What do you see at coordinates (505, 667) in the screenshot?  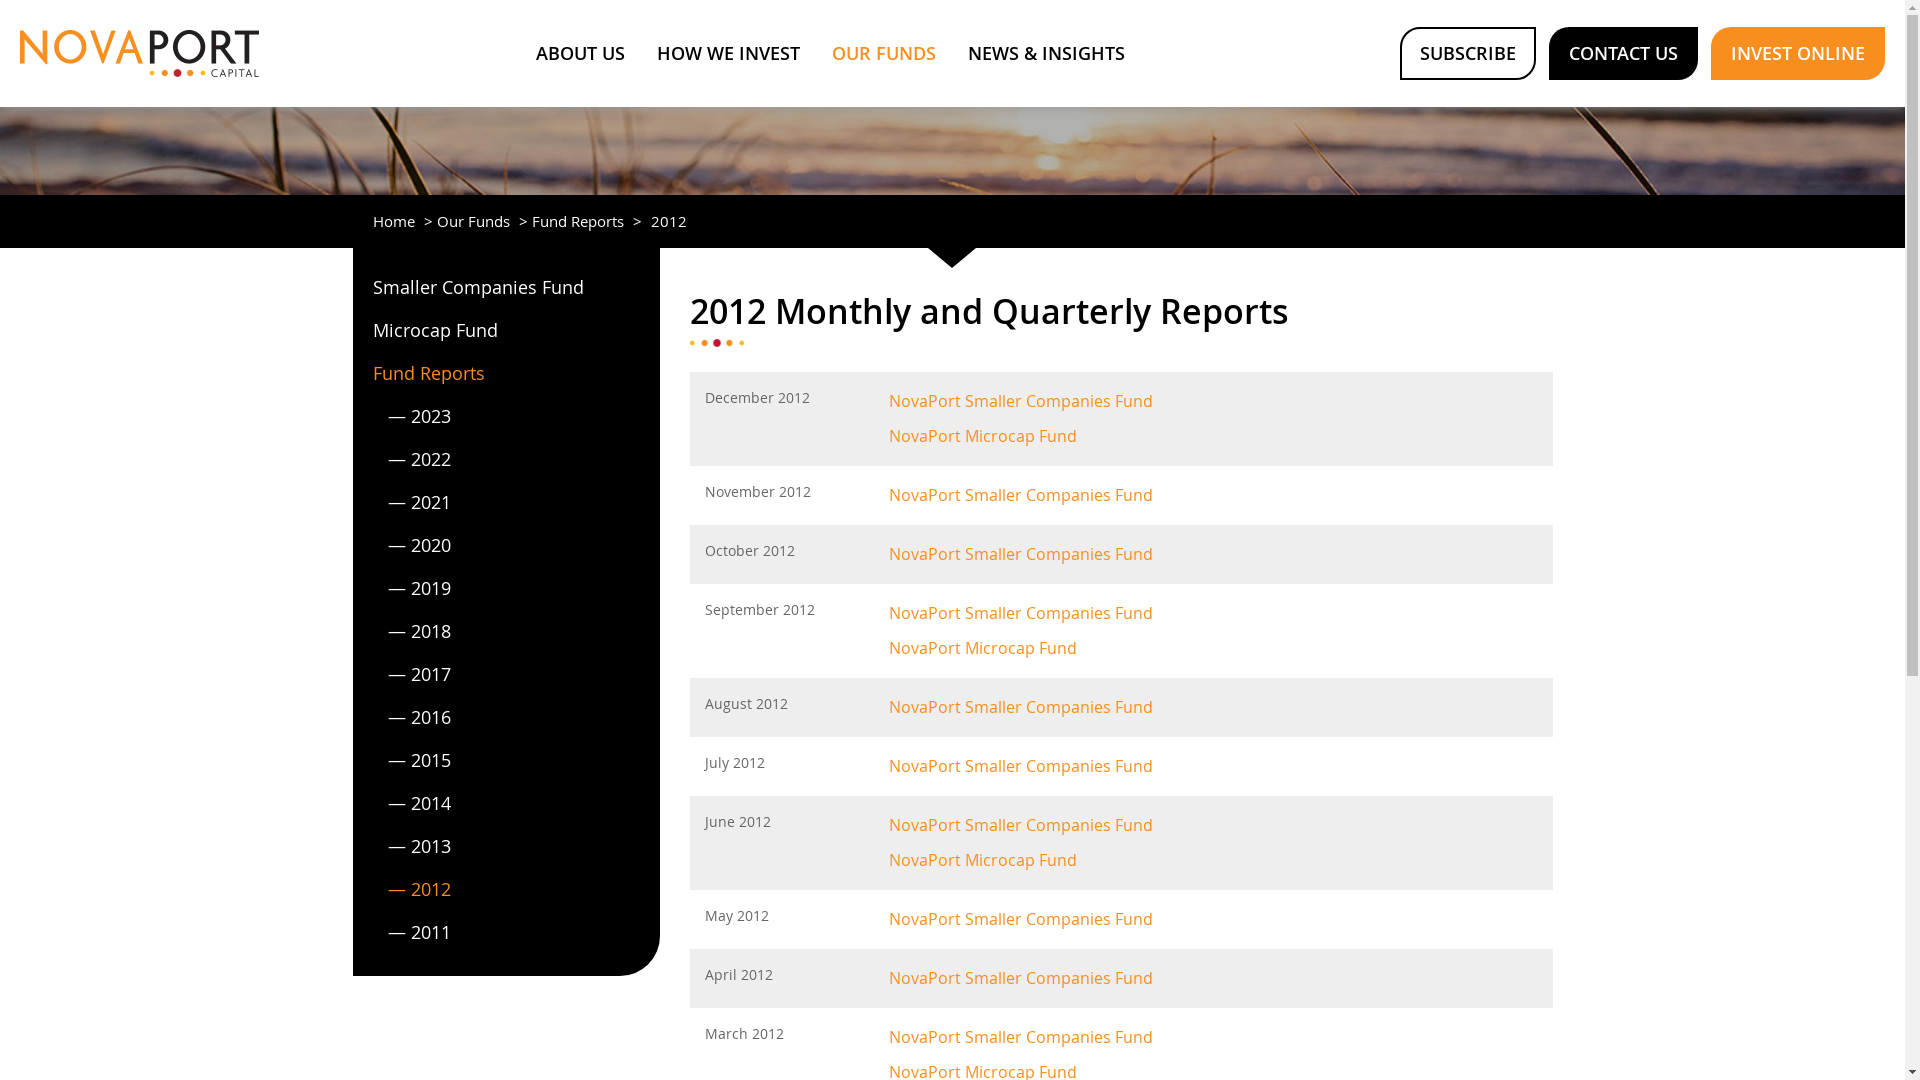 I see `'2017'` at bounding box center [505, 667].